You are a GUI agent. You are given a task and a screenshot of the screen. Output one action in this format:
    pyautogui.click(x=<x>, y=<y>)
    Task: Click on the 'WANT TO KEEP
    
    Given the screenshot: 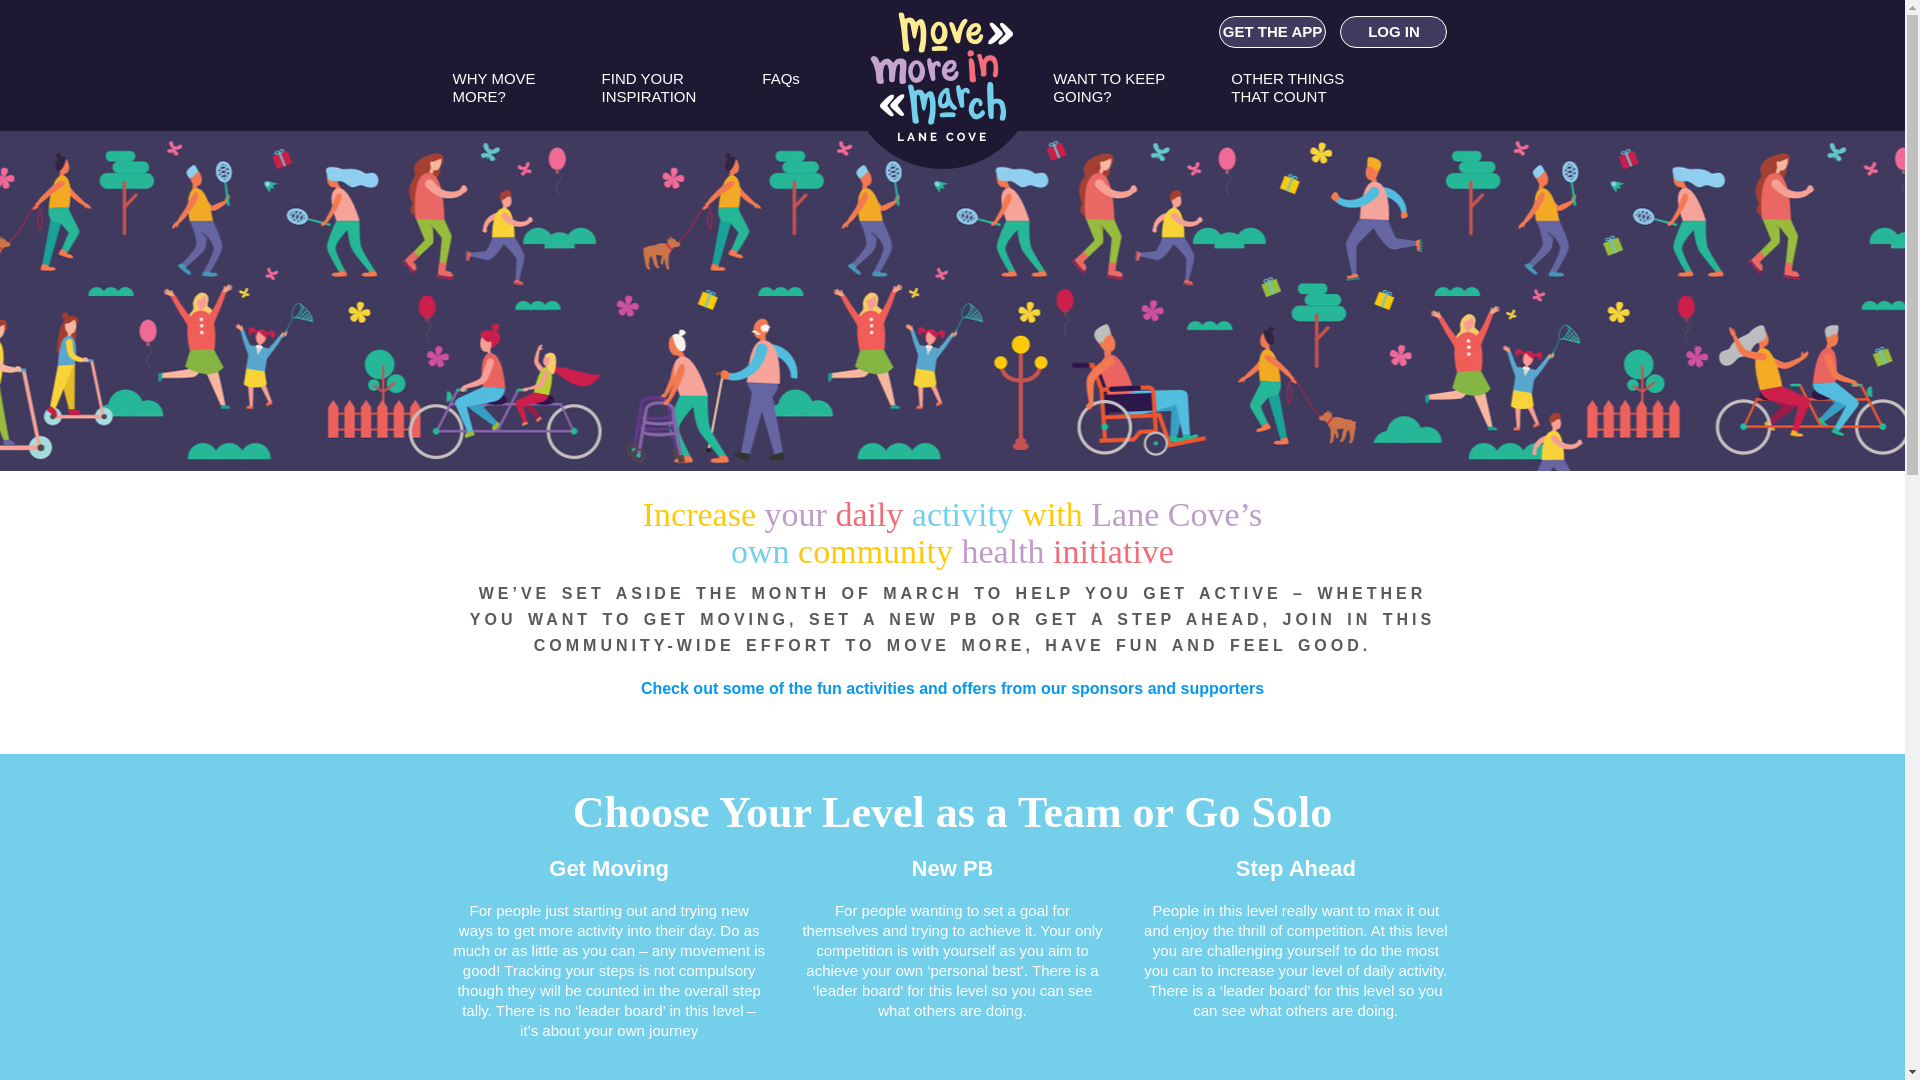 What is the action you would take?
    pyautogui.click(x=1107, y=96)
    